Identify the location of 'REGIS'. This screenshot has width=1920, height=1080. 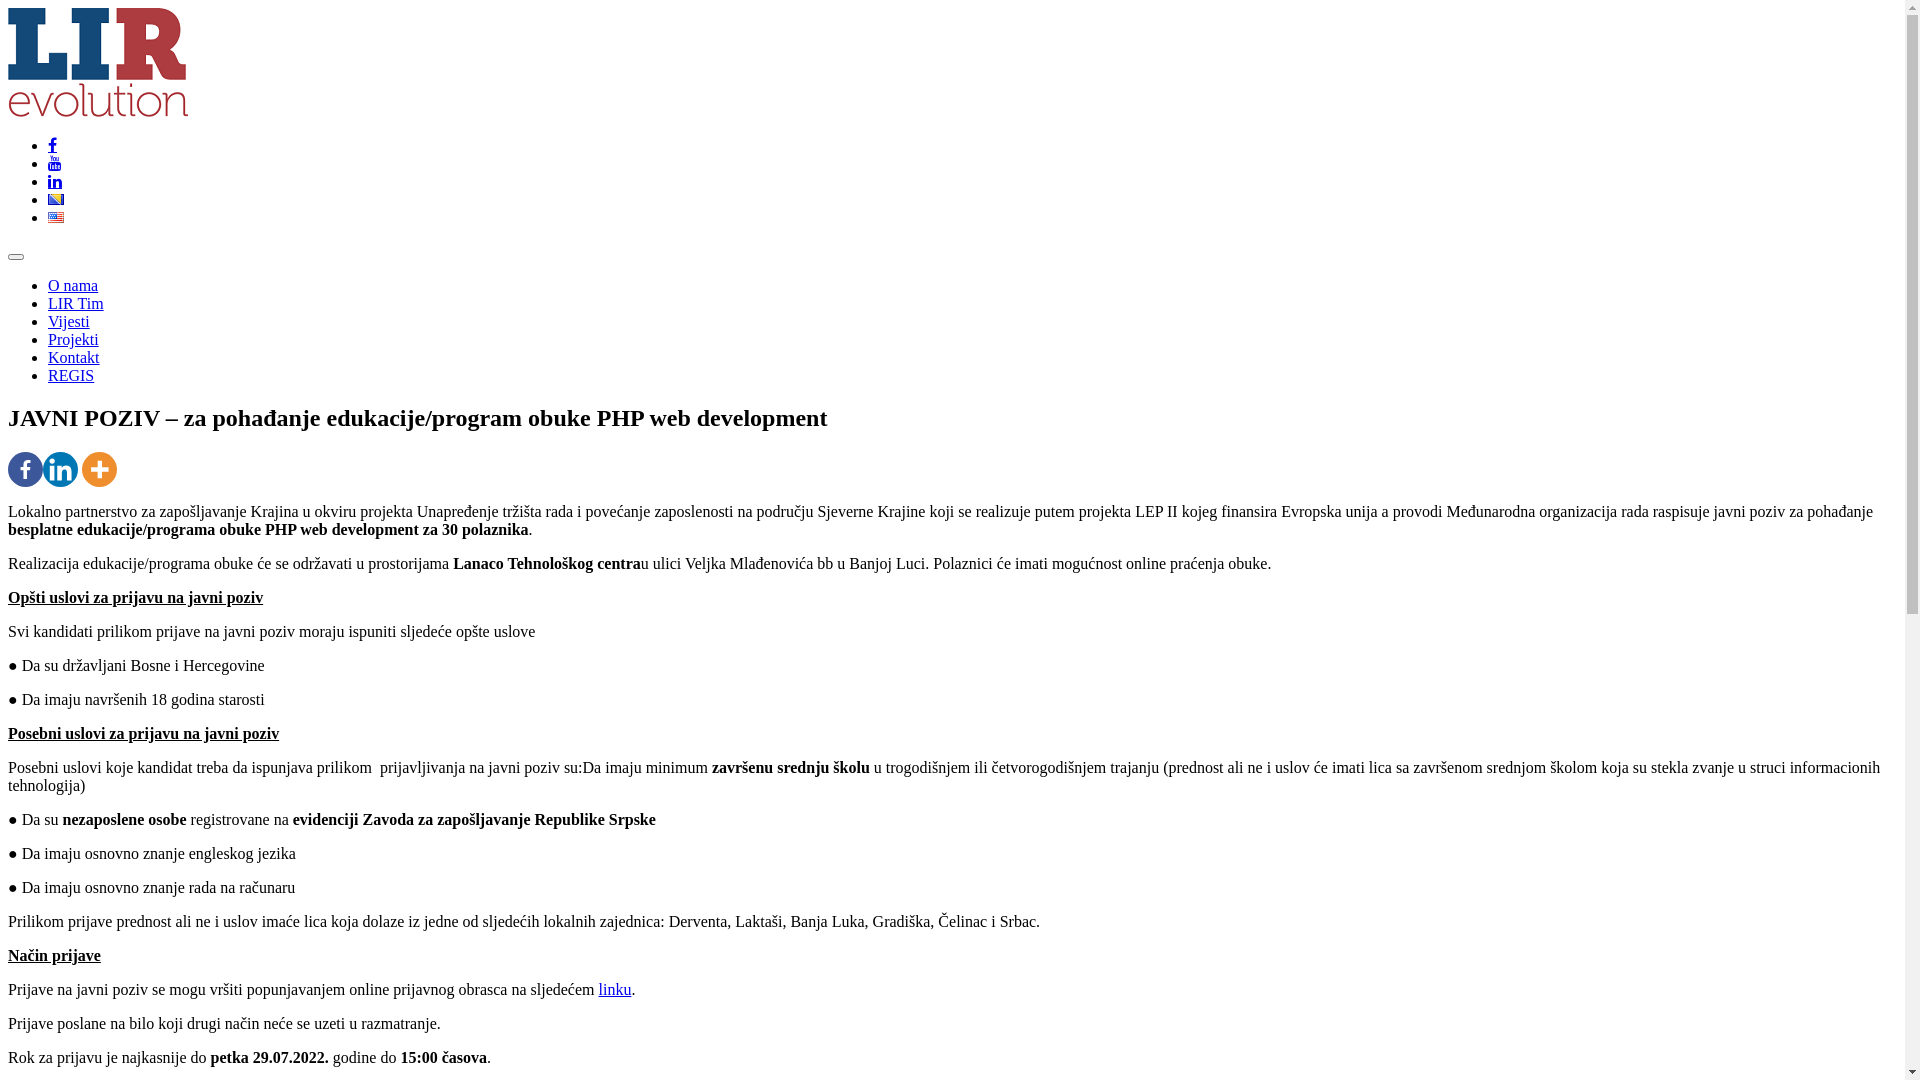
(71, 375).